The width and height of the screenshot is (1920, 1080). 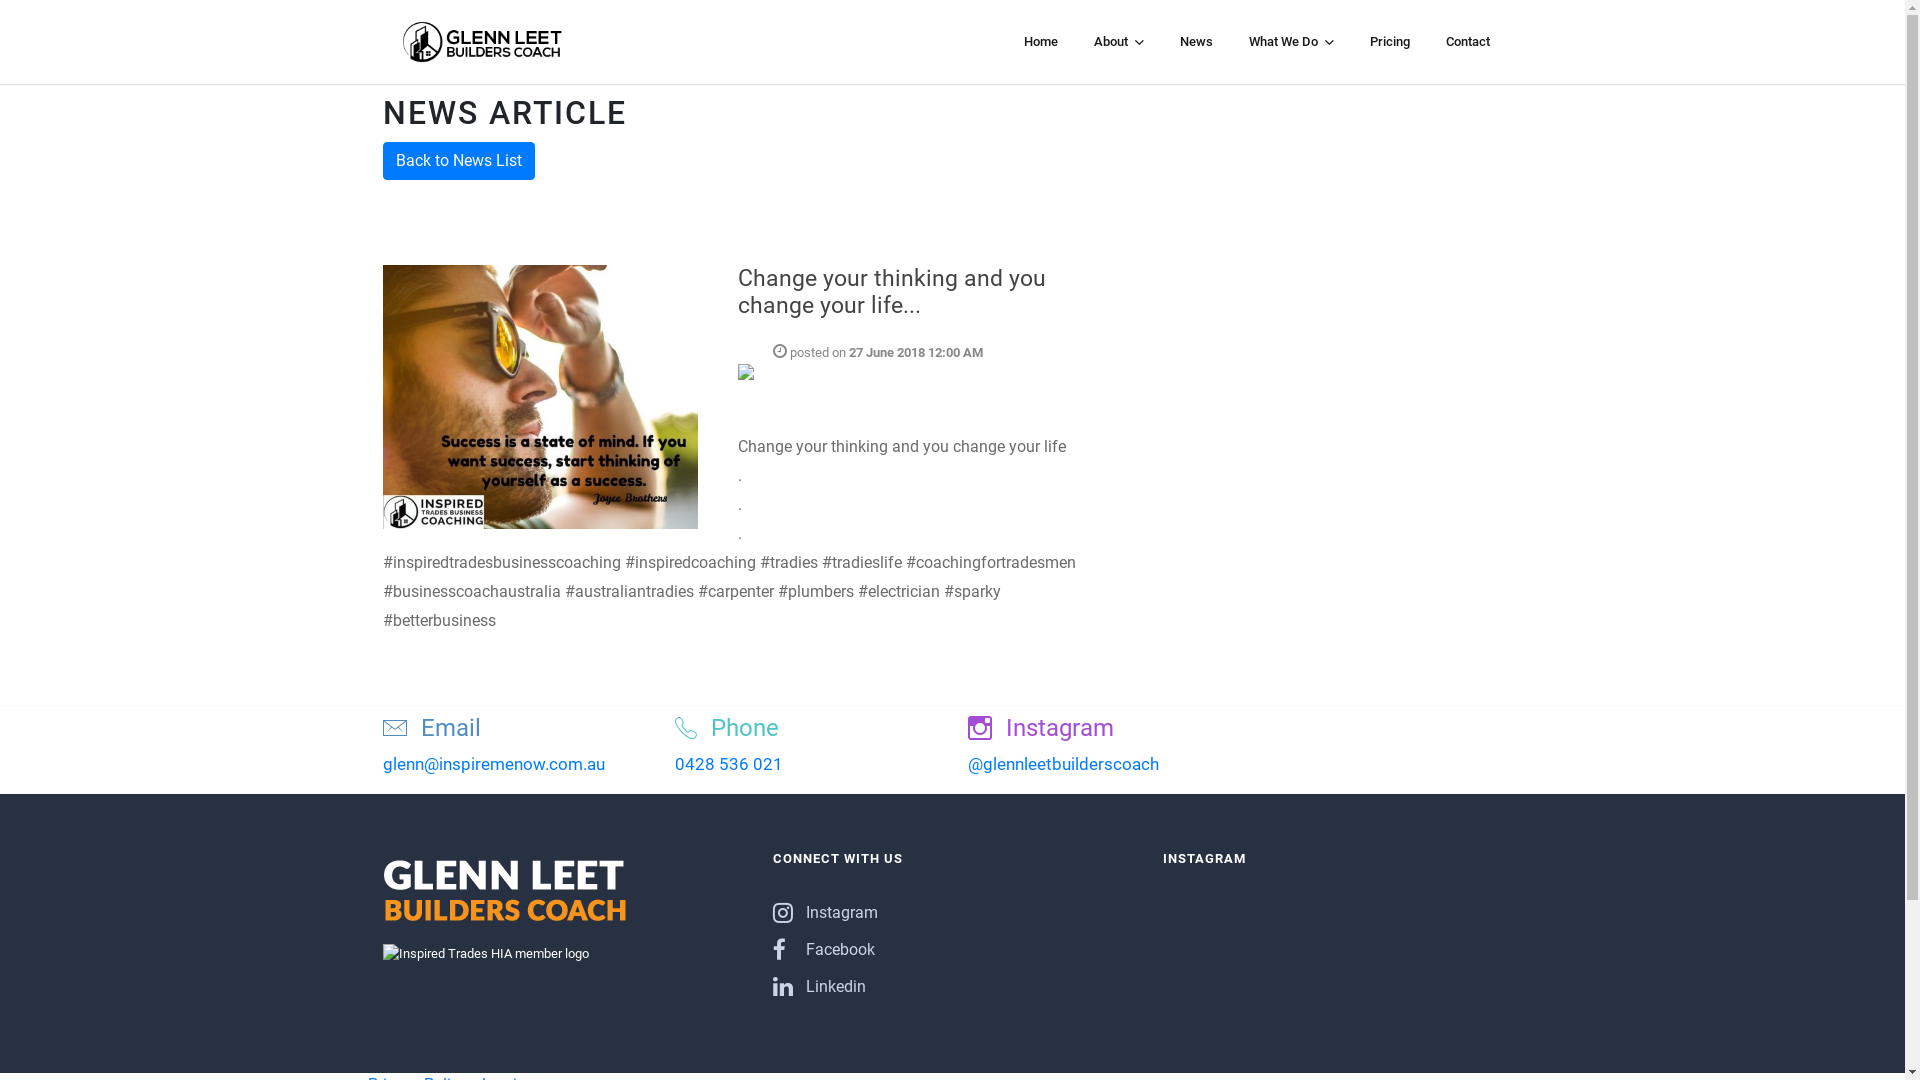 I want to click on 'Pricing', so click(x=1359, y=42).